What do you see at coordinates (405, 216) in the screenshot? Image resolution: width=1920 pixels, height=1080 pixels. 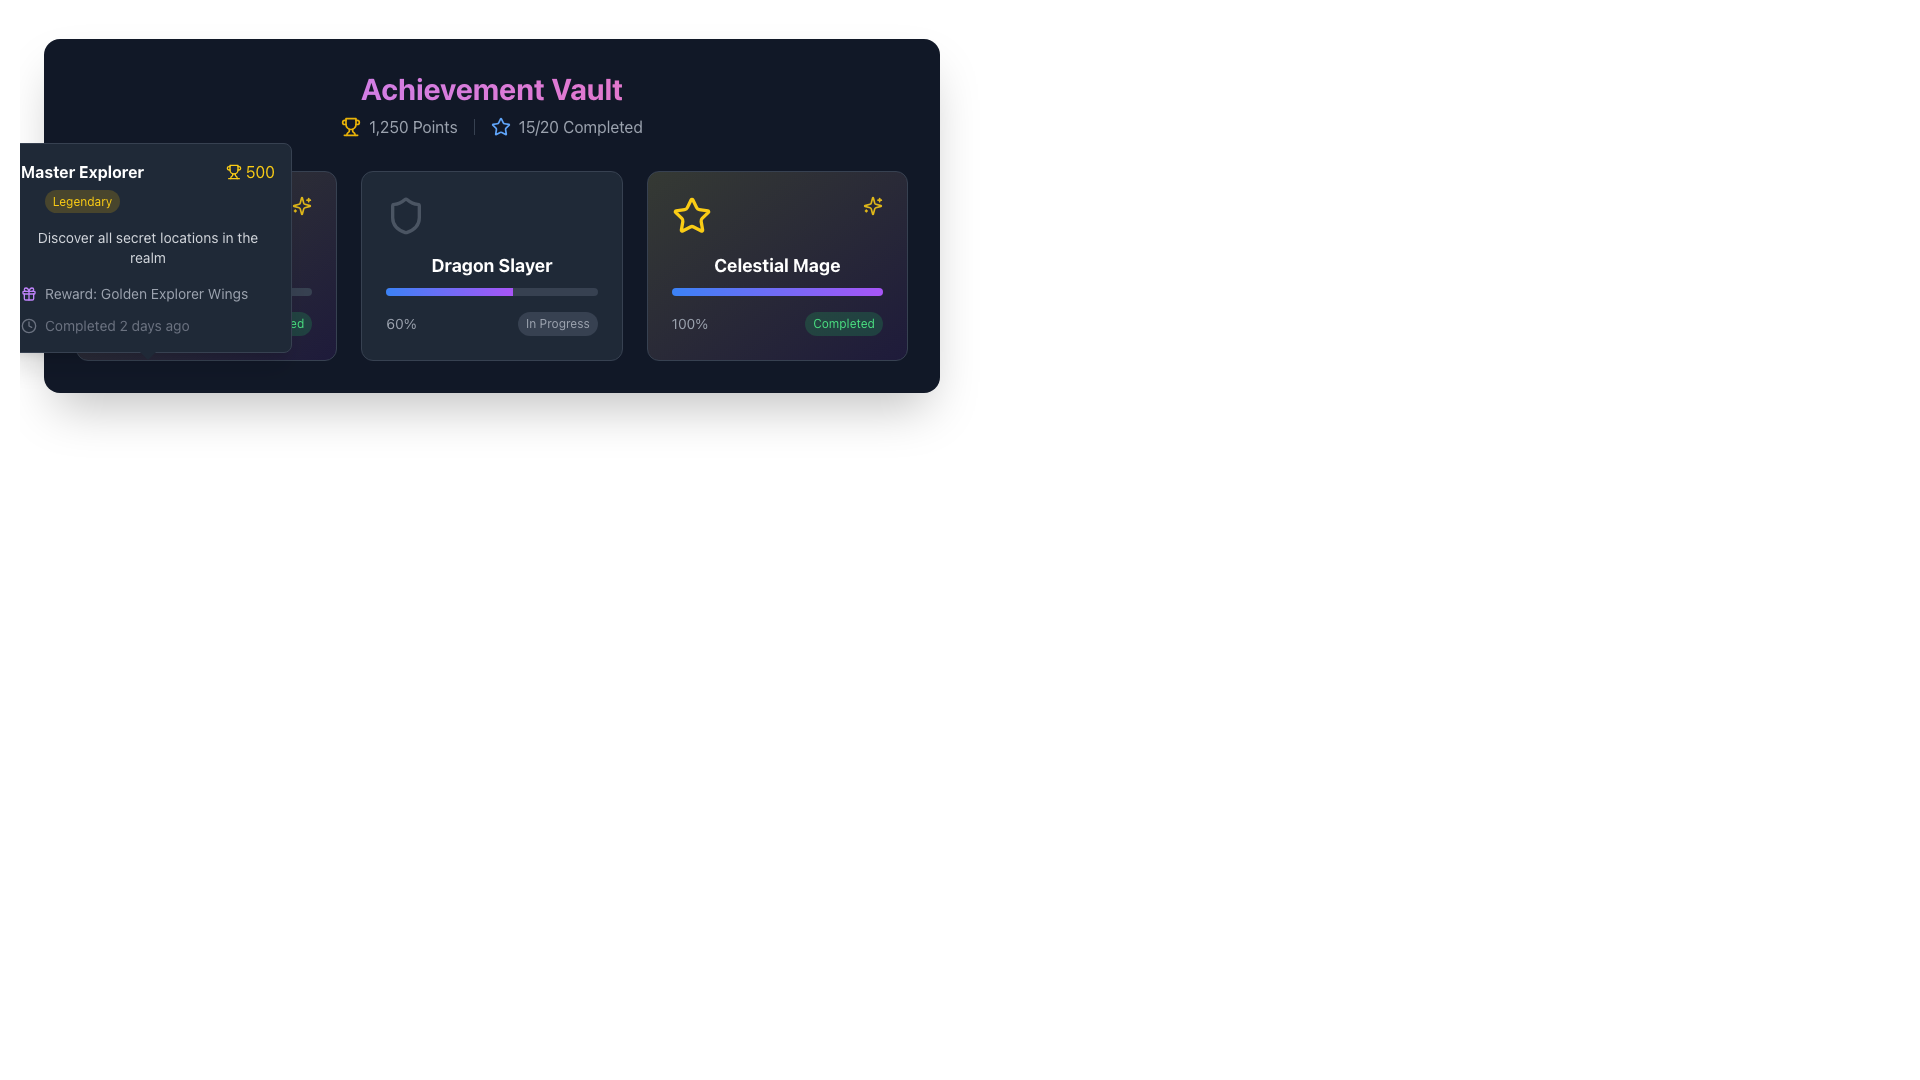 I see `the protection icon above the text 'Dragon Slayer' to read its symbolic meaning` at bounding box center [405, 216].